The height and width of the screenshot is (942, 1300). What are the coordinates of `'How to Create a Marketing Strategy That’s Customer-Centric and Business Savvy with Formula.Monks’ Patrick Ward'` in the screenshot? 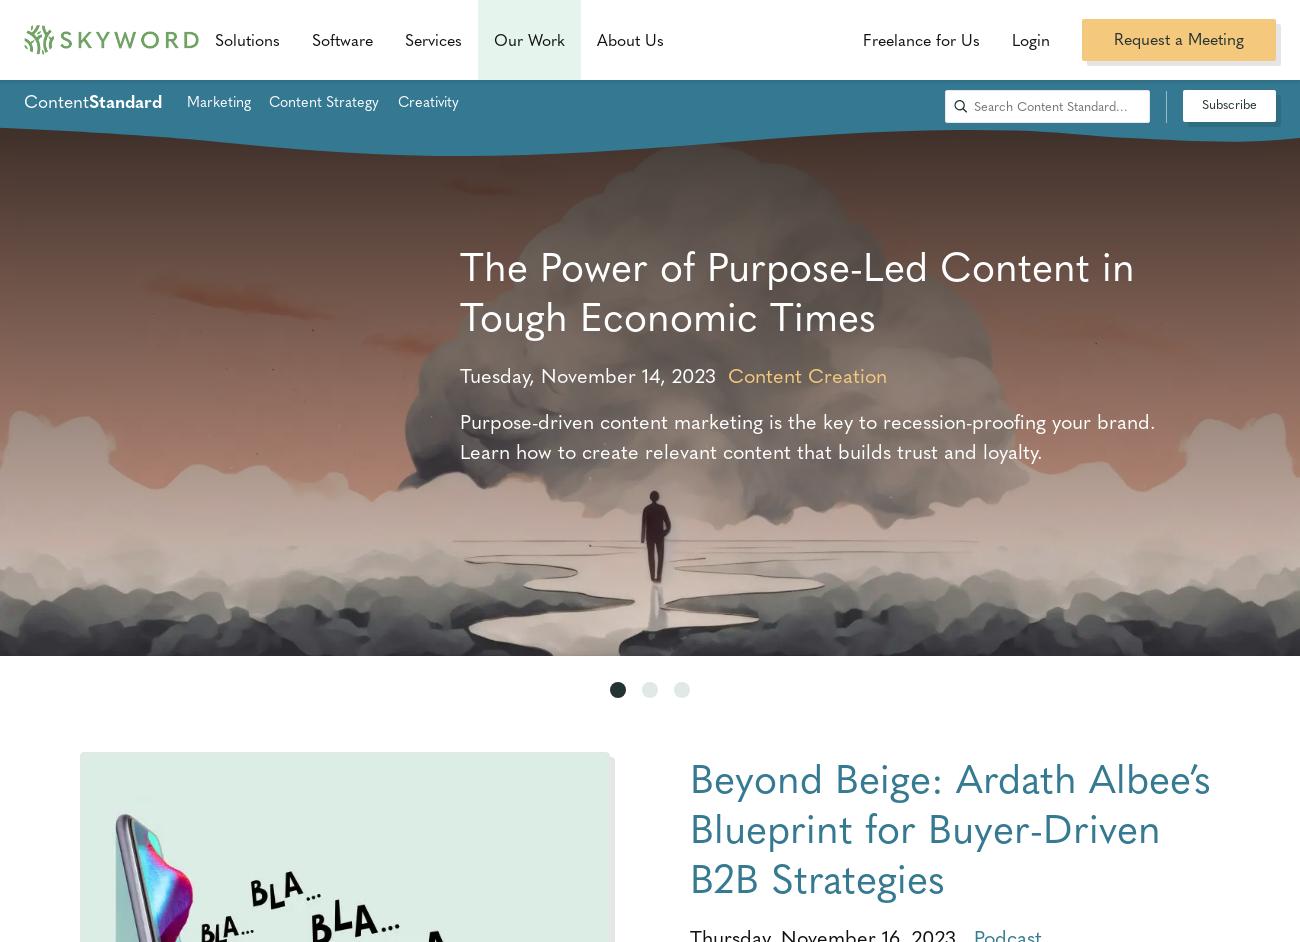 It's located at (458, 314).